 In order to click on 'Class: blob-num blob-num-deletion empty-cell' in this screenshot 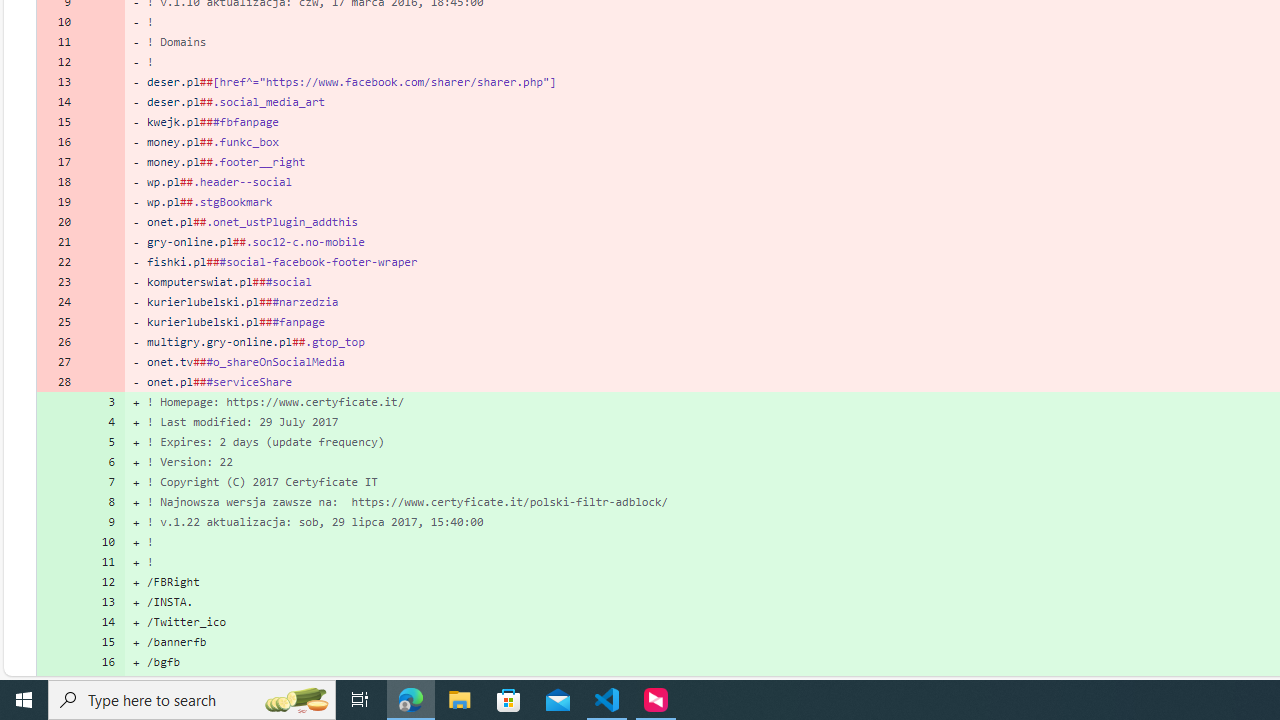, I will do `click(102, 381)`.